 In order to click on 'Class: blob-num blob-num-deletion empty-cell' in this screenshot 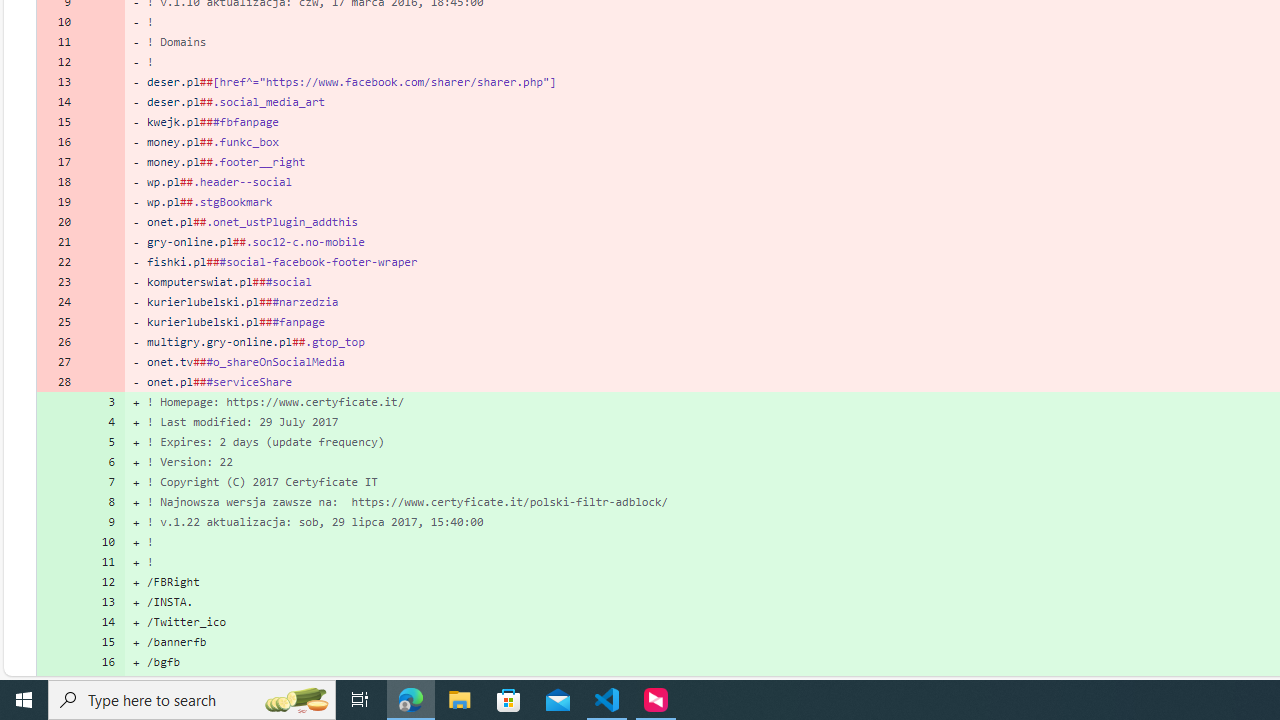, I will do `click(102, 381)`.